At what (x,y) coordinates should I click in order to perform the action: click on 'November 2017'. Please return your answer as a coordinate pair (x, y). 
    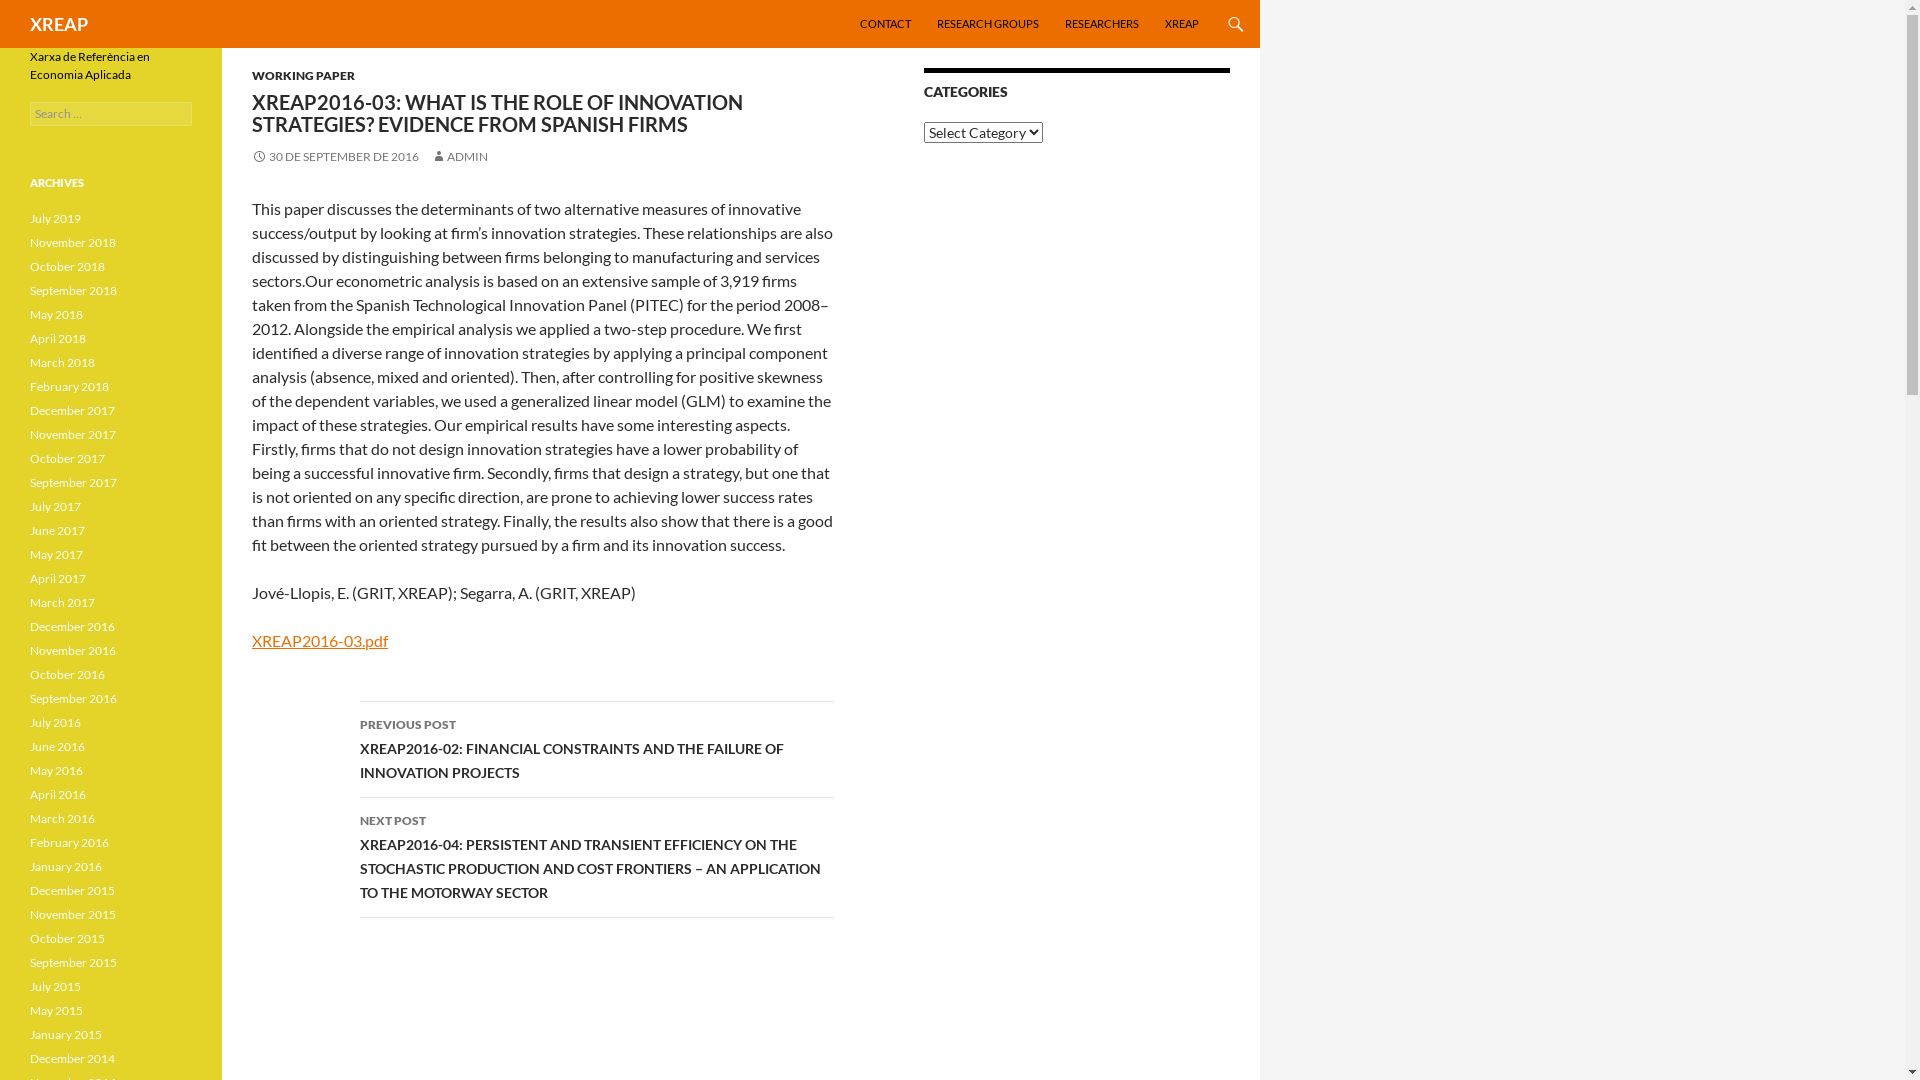
    Looking at the image, I should click on (72, 433).